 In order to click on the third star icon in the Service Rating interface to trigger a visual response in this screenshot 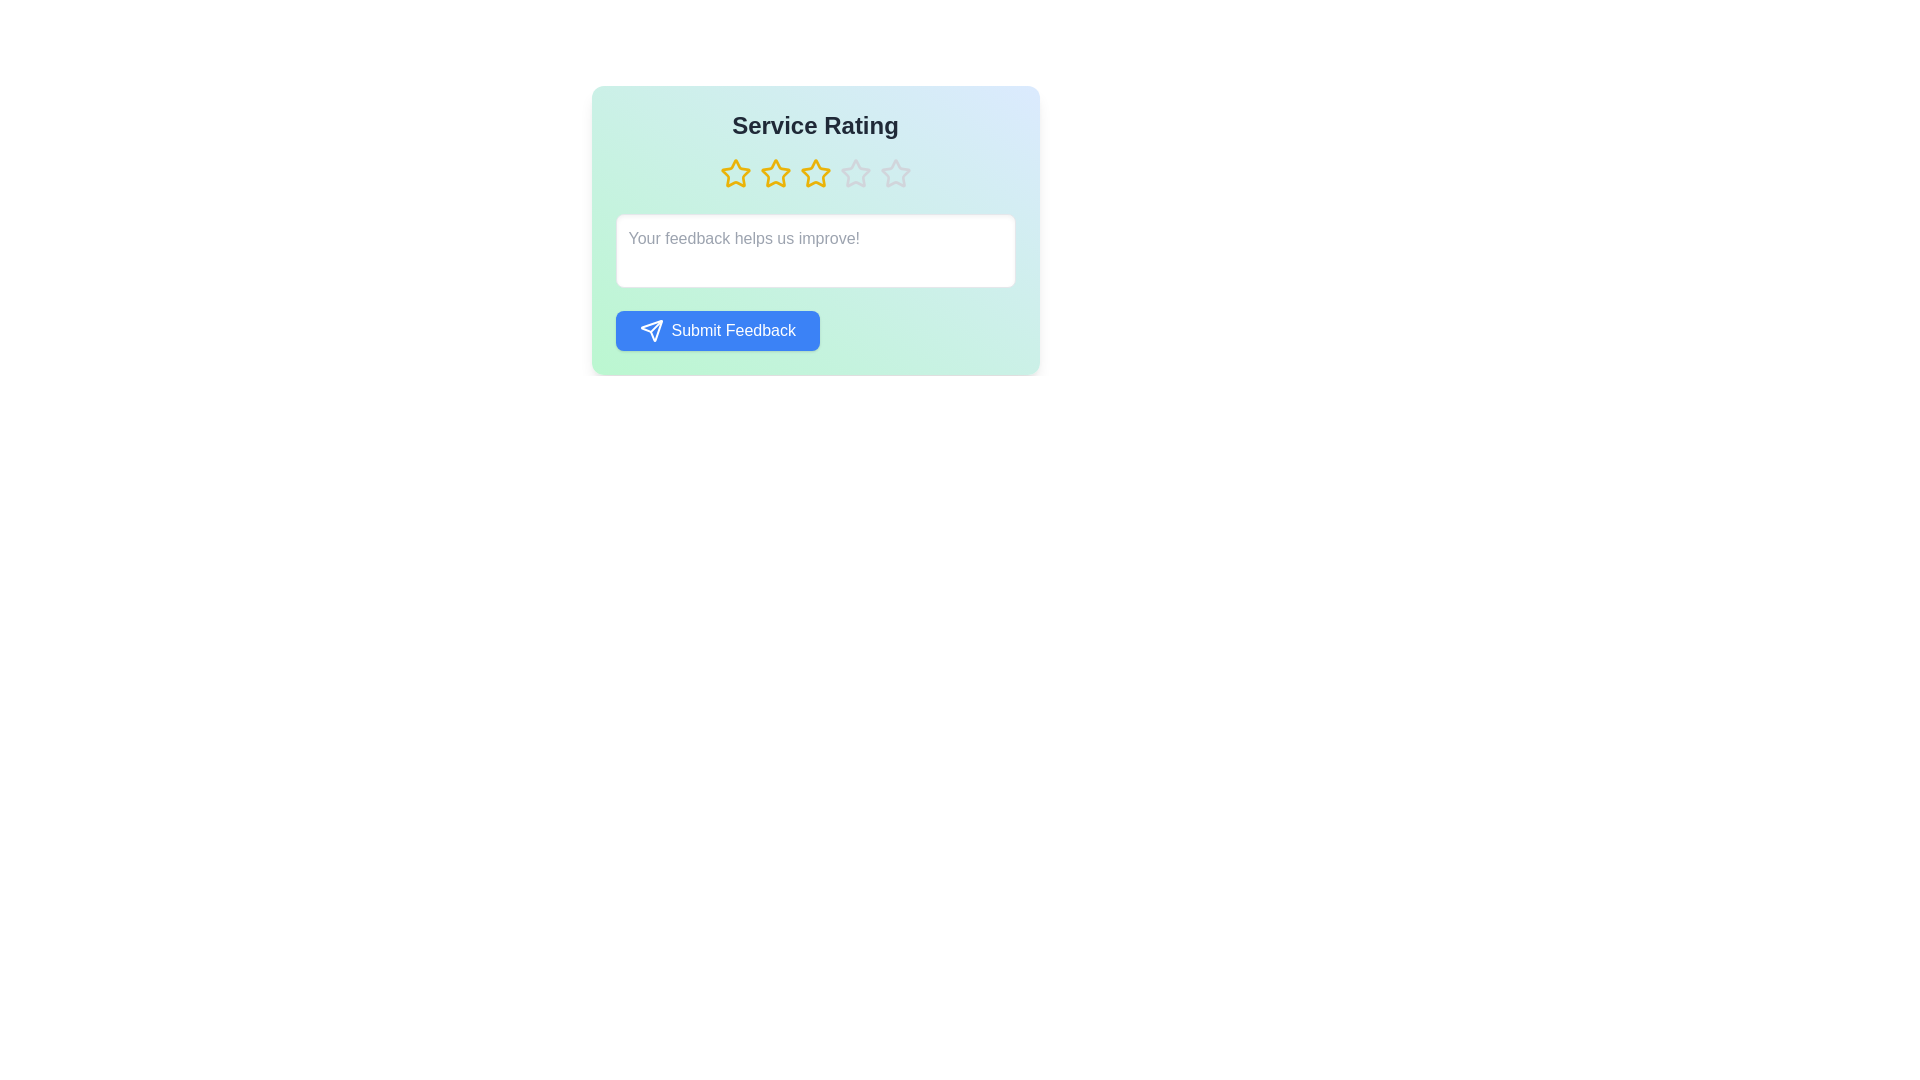, I will do `click(815, 172)`.